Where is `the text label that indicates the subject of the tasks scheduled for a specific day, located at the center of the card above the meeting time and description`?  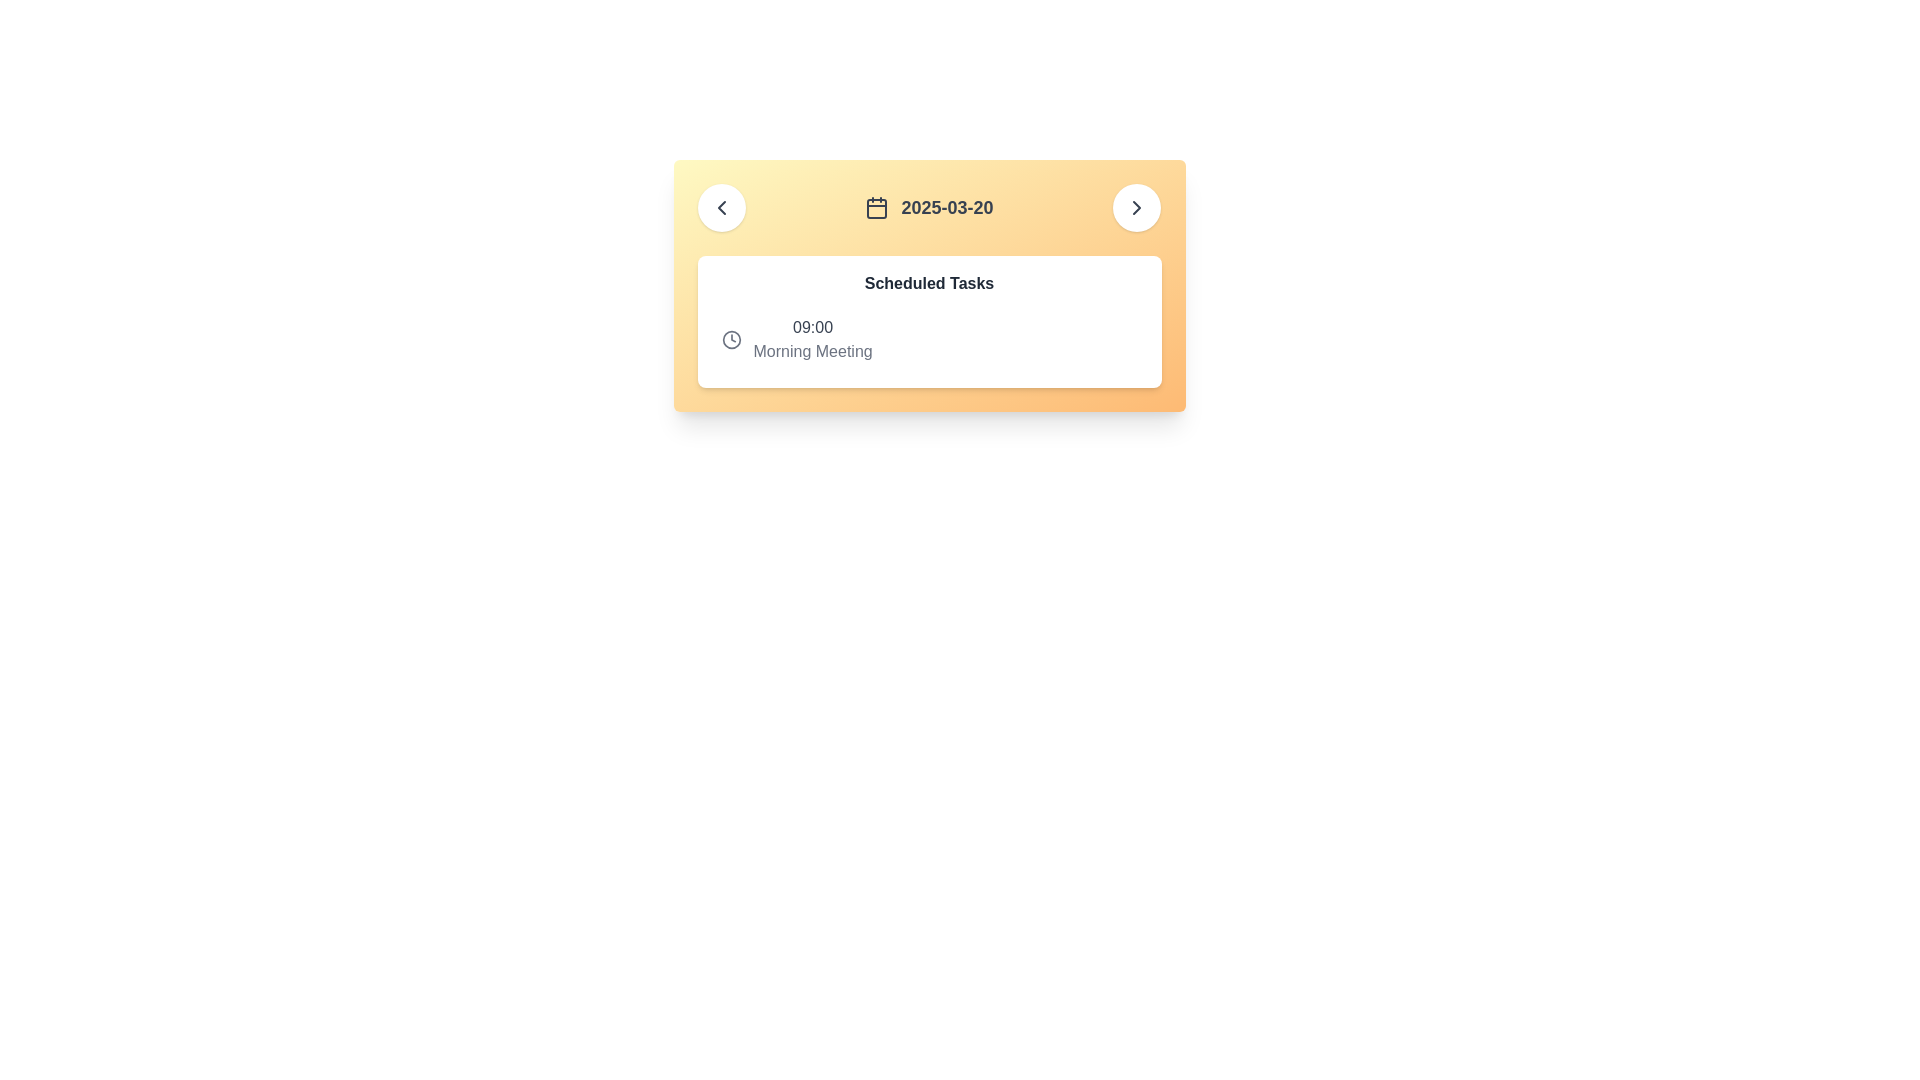 the text label that indicates the subject of the tasks scheduled for a specific day, located at the center of the card above the meeting time and description is located at coordinates (928, 284).